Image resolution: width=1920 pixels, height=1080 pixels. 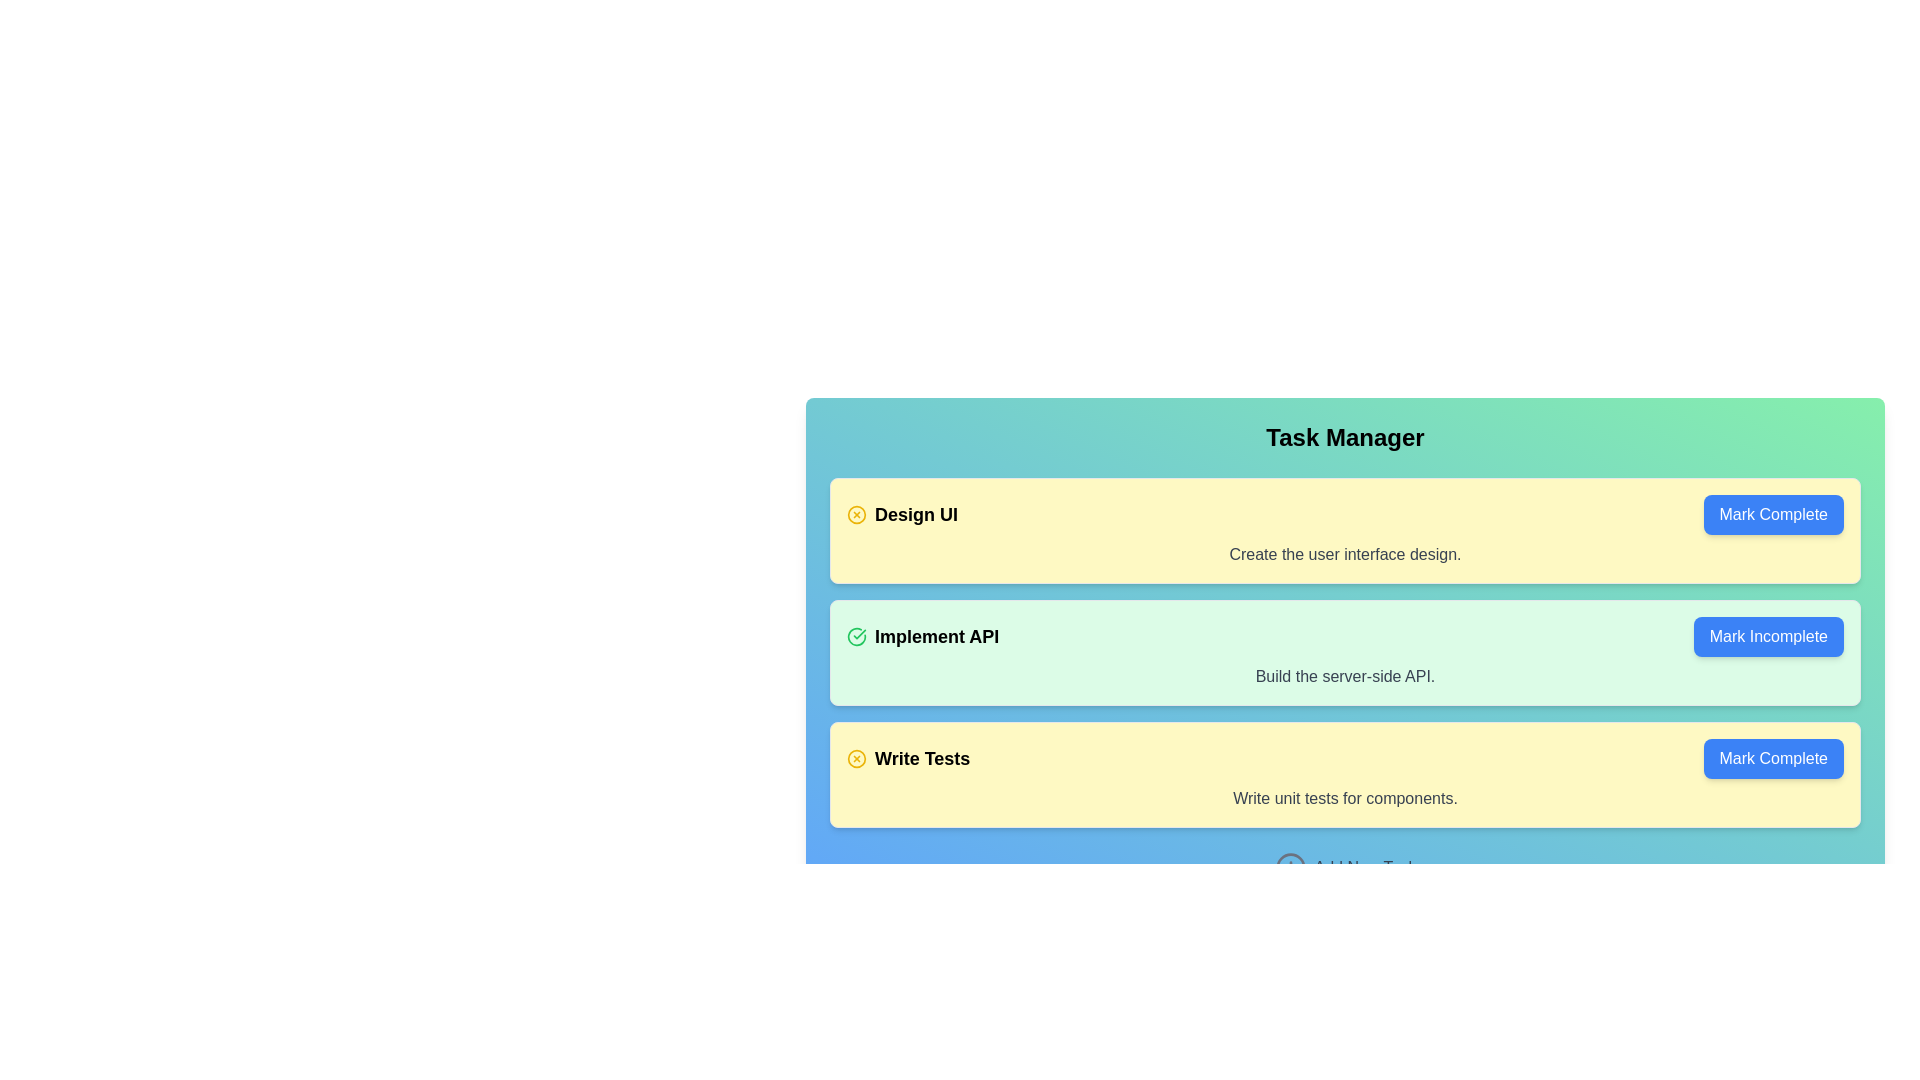 I want to click on the button within the task block labeled 'Write Tests' to mark the task as complete, so click(x=1345, y=759).